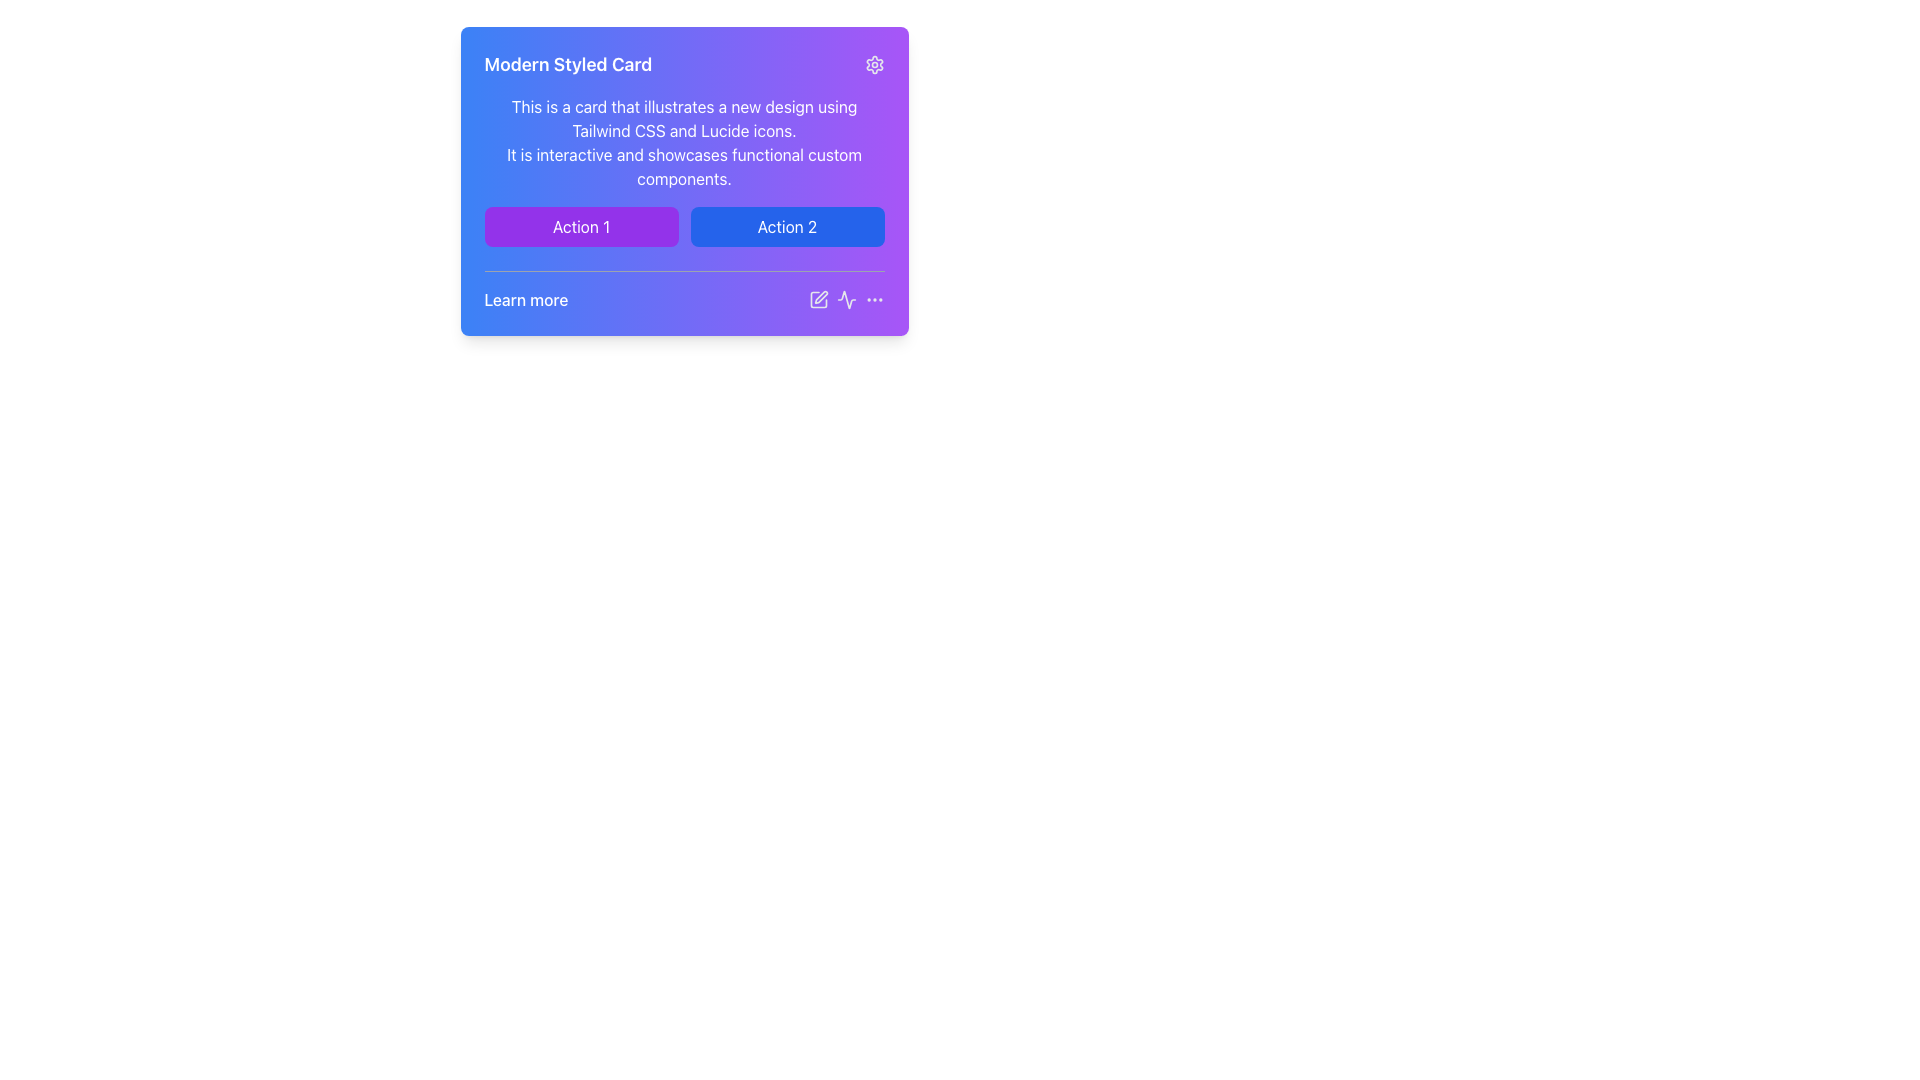 The image size is (1920, 1080). Describe the element at coordinates (846, 300) in the screenshot. I see `the activity or waveform icon located in the bottom-right section of the card, positioned as the fourth icon in a row of five, between the pencil icon and the ellipsis icon` at that location.